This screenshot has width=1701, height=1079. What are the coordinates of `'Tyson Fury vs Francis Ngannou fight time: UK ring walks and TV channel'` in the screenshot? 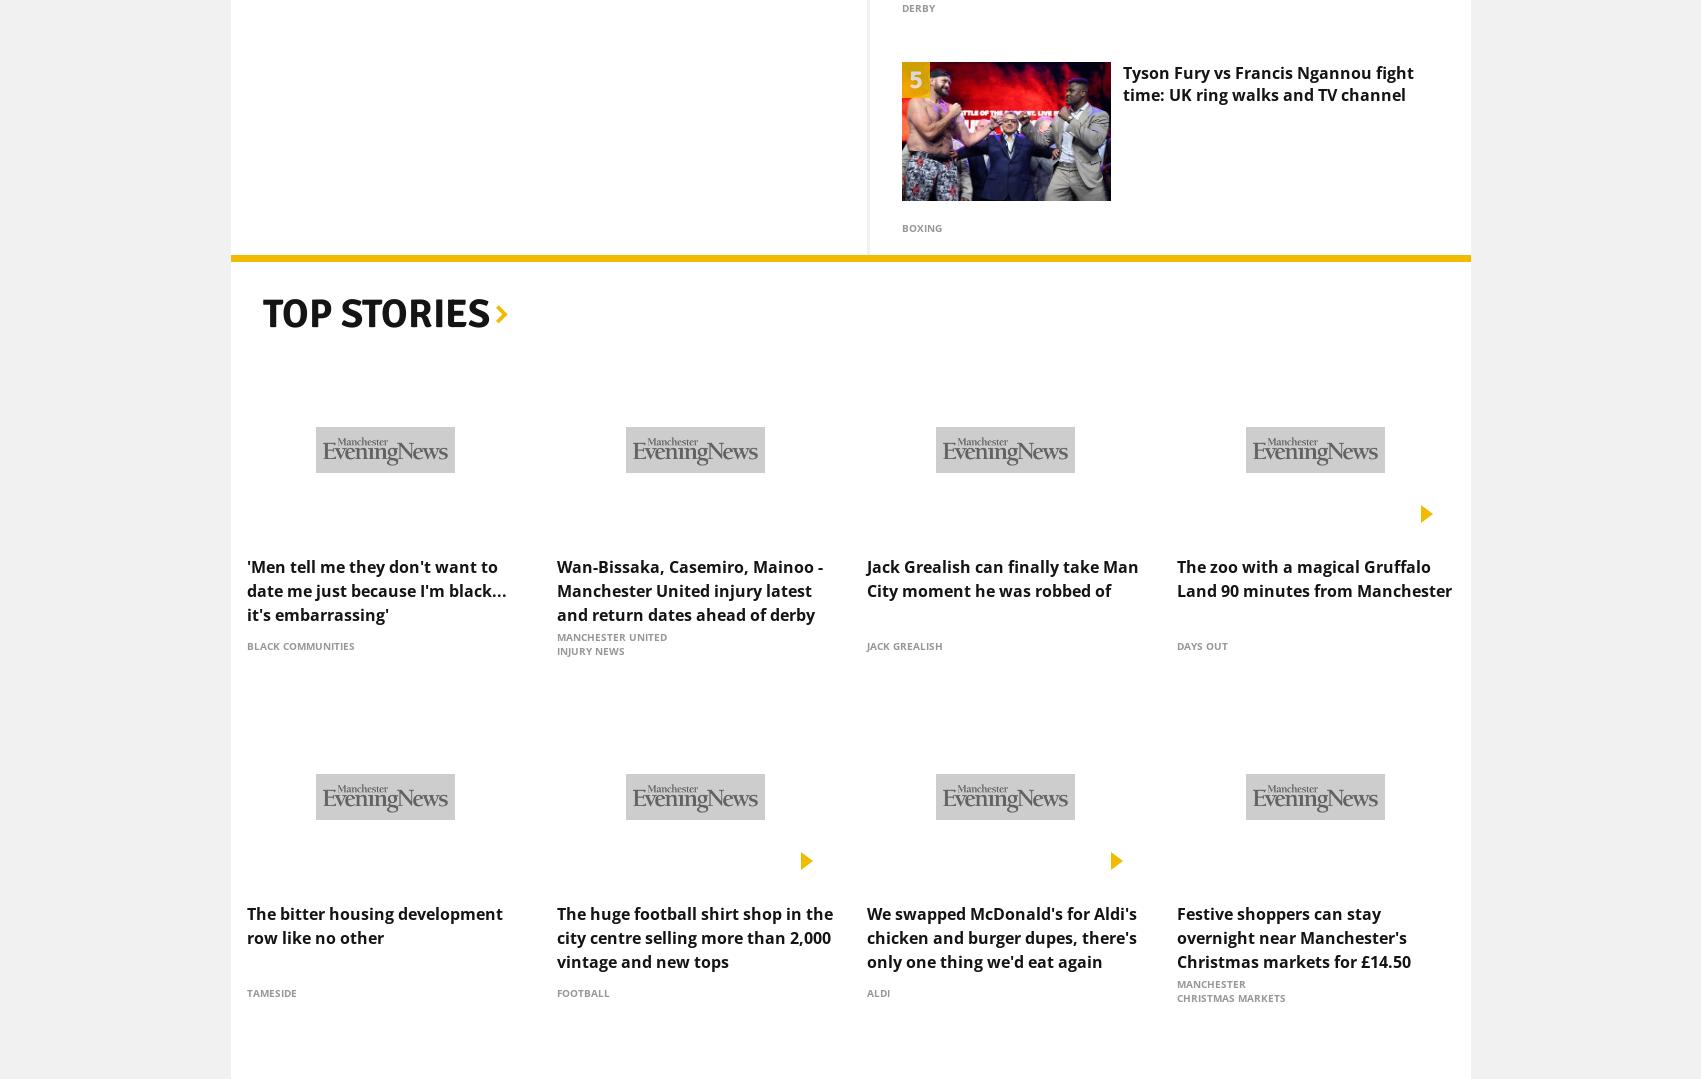 It's located at (1120, 49).